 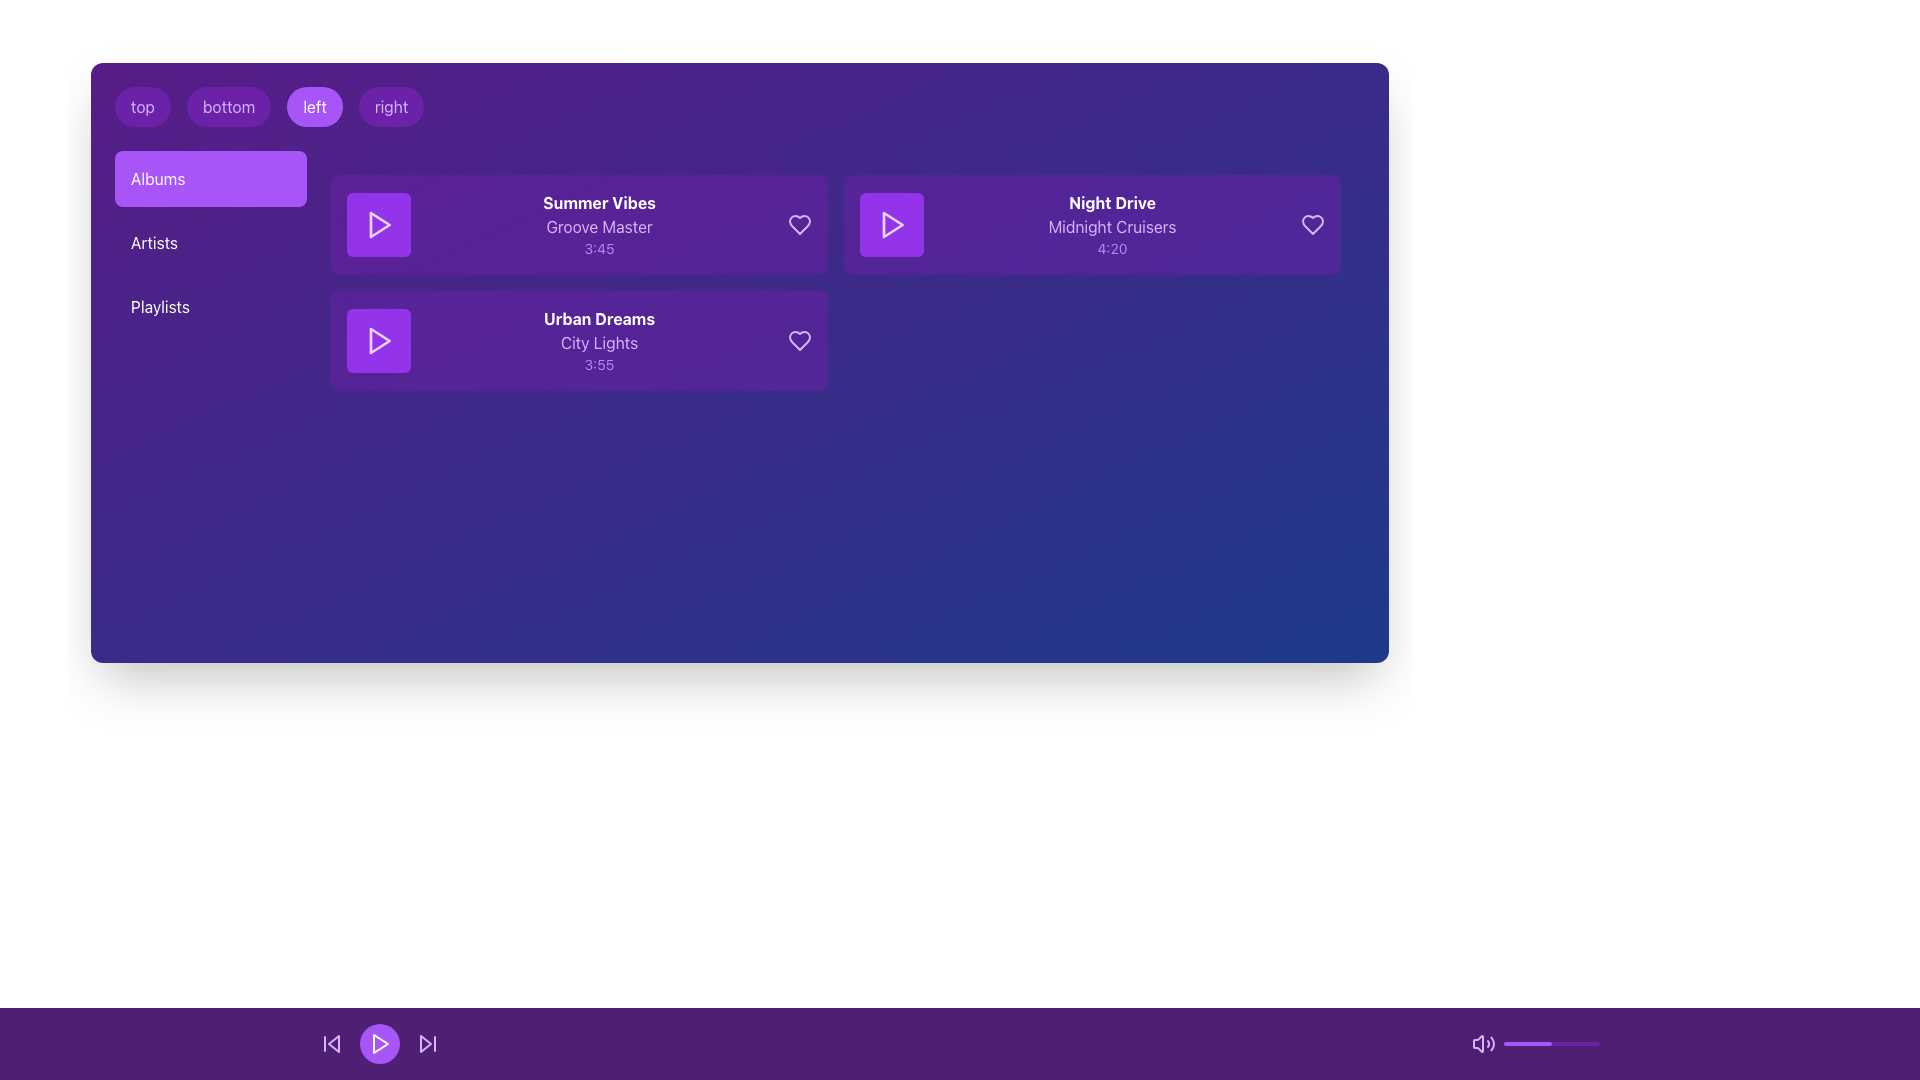 I want to click on the favorite button icon in the 'Urban Dreams' album section, so click(x=800, y=339).